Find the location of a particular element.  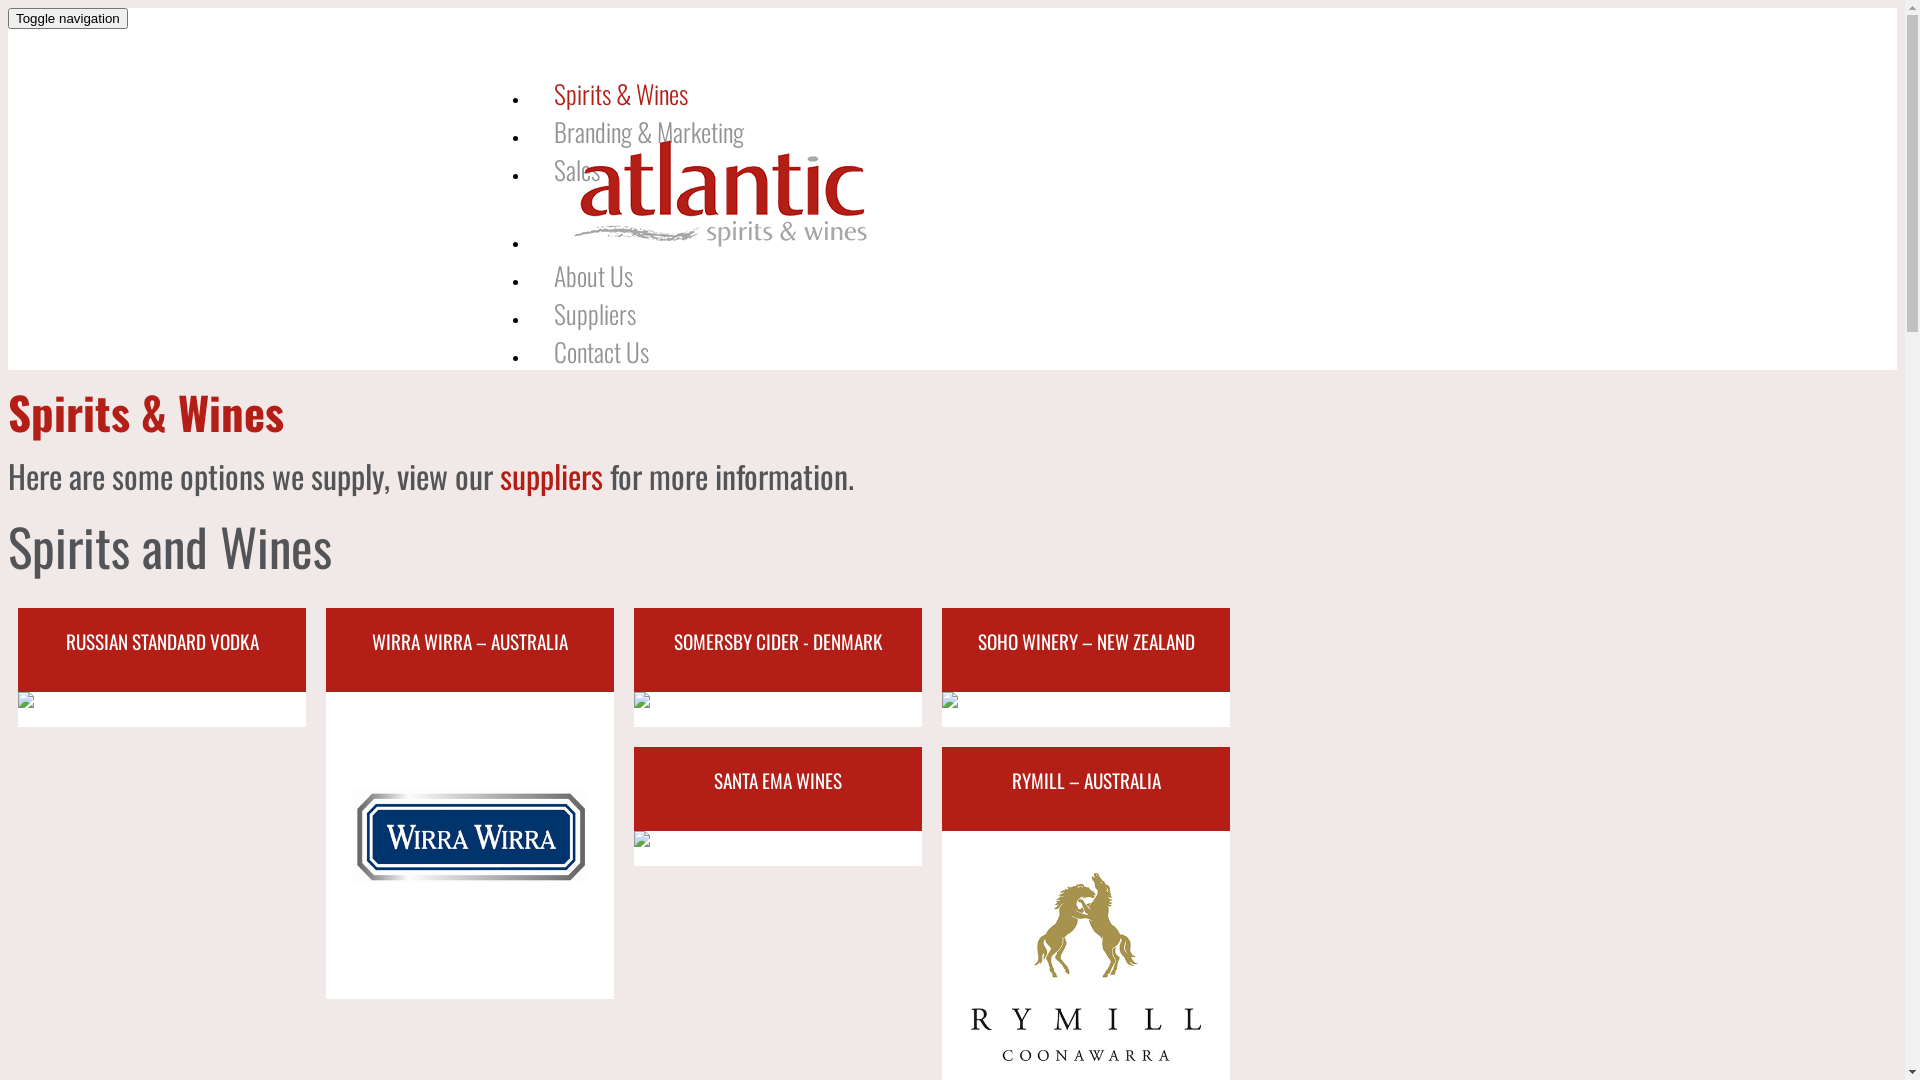

'Toggle navigation' is located at coordinates (8, 18).